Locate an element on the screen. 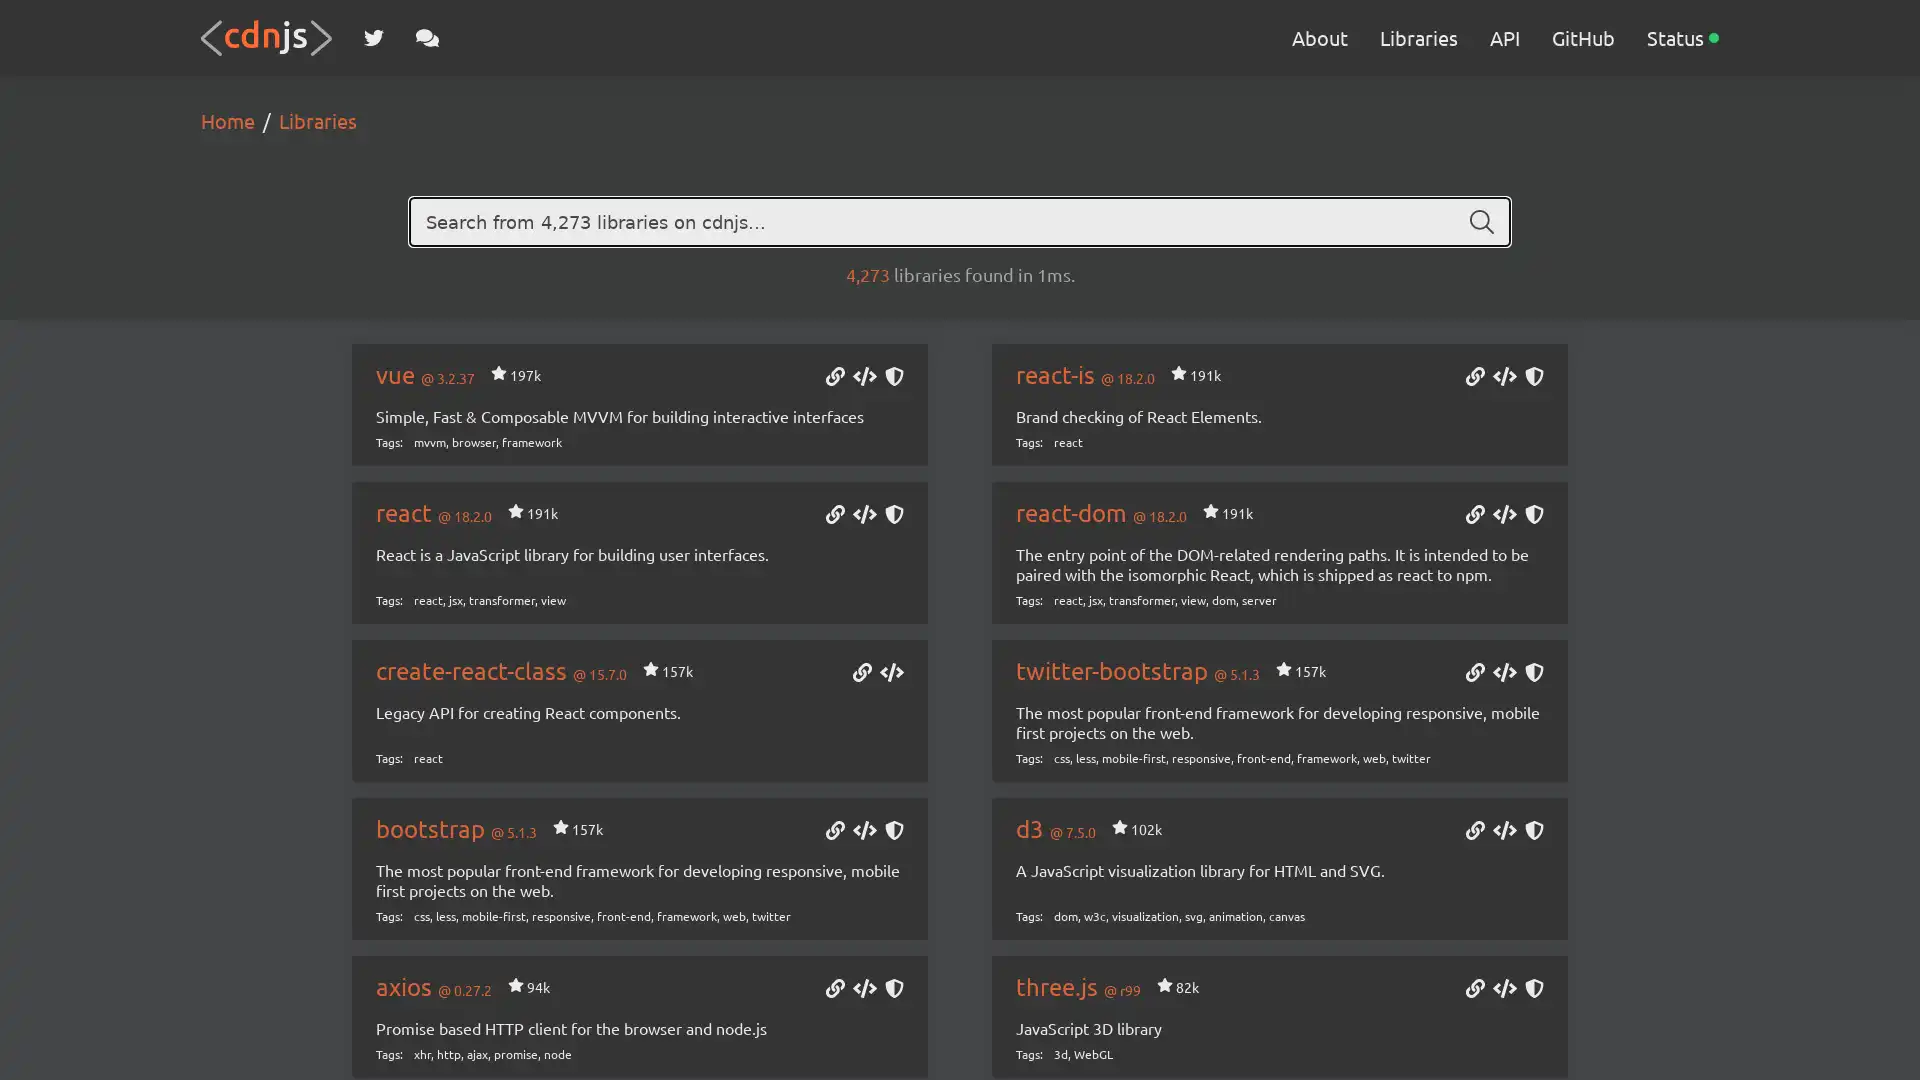 The height and width of the screenshot is (1080, 1920). Copy SRI Hash is located at coordinates (892, 378).